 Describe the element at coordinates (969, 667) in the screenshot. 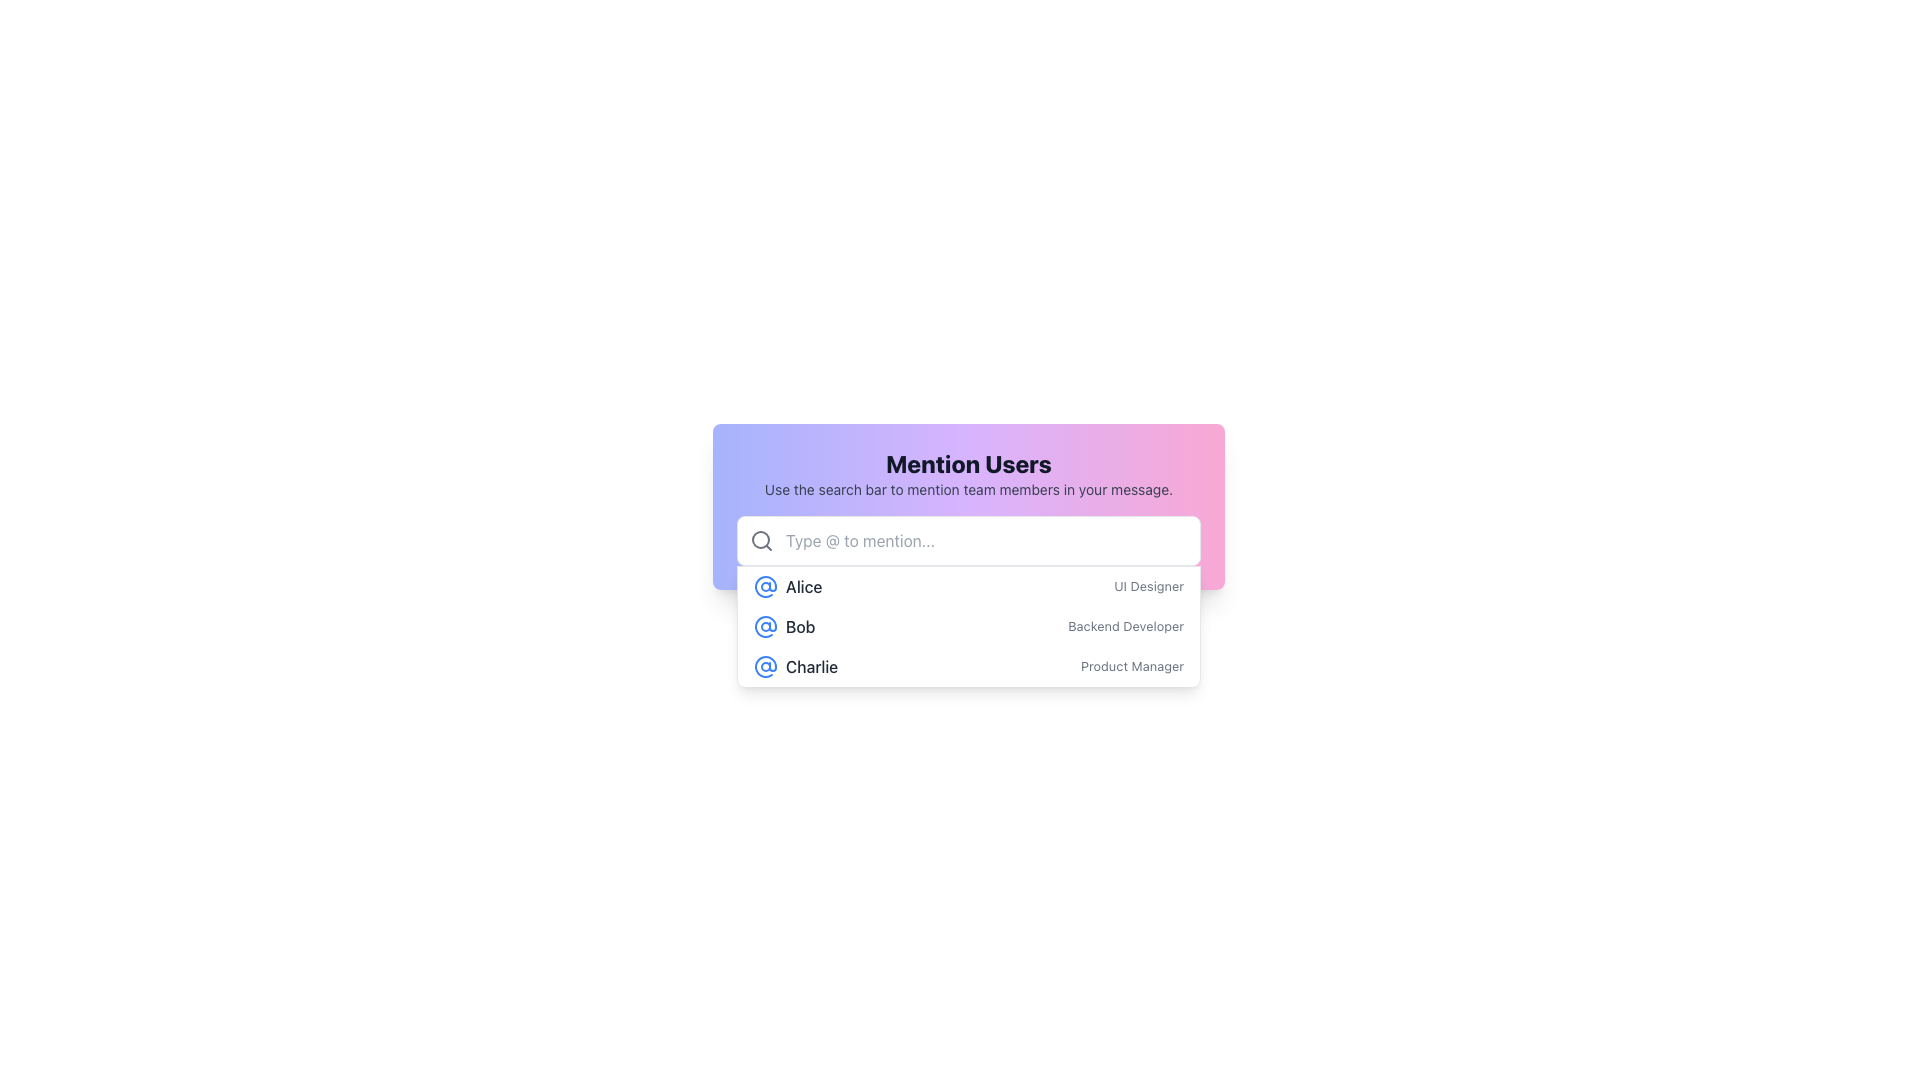

I see `the list item displaying the name 'Charlie' and title 'Product Manager'` at that location.